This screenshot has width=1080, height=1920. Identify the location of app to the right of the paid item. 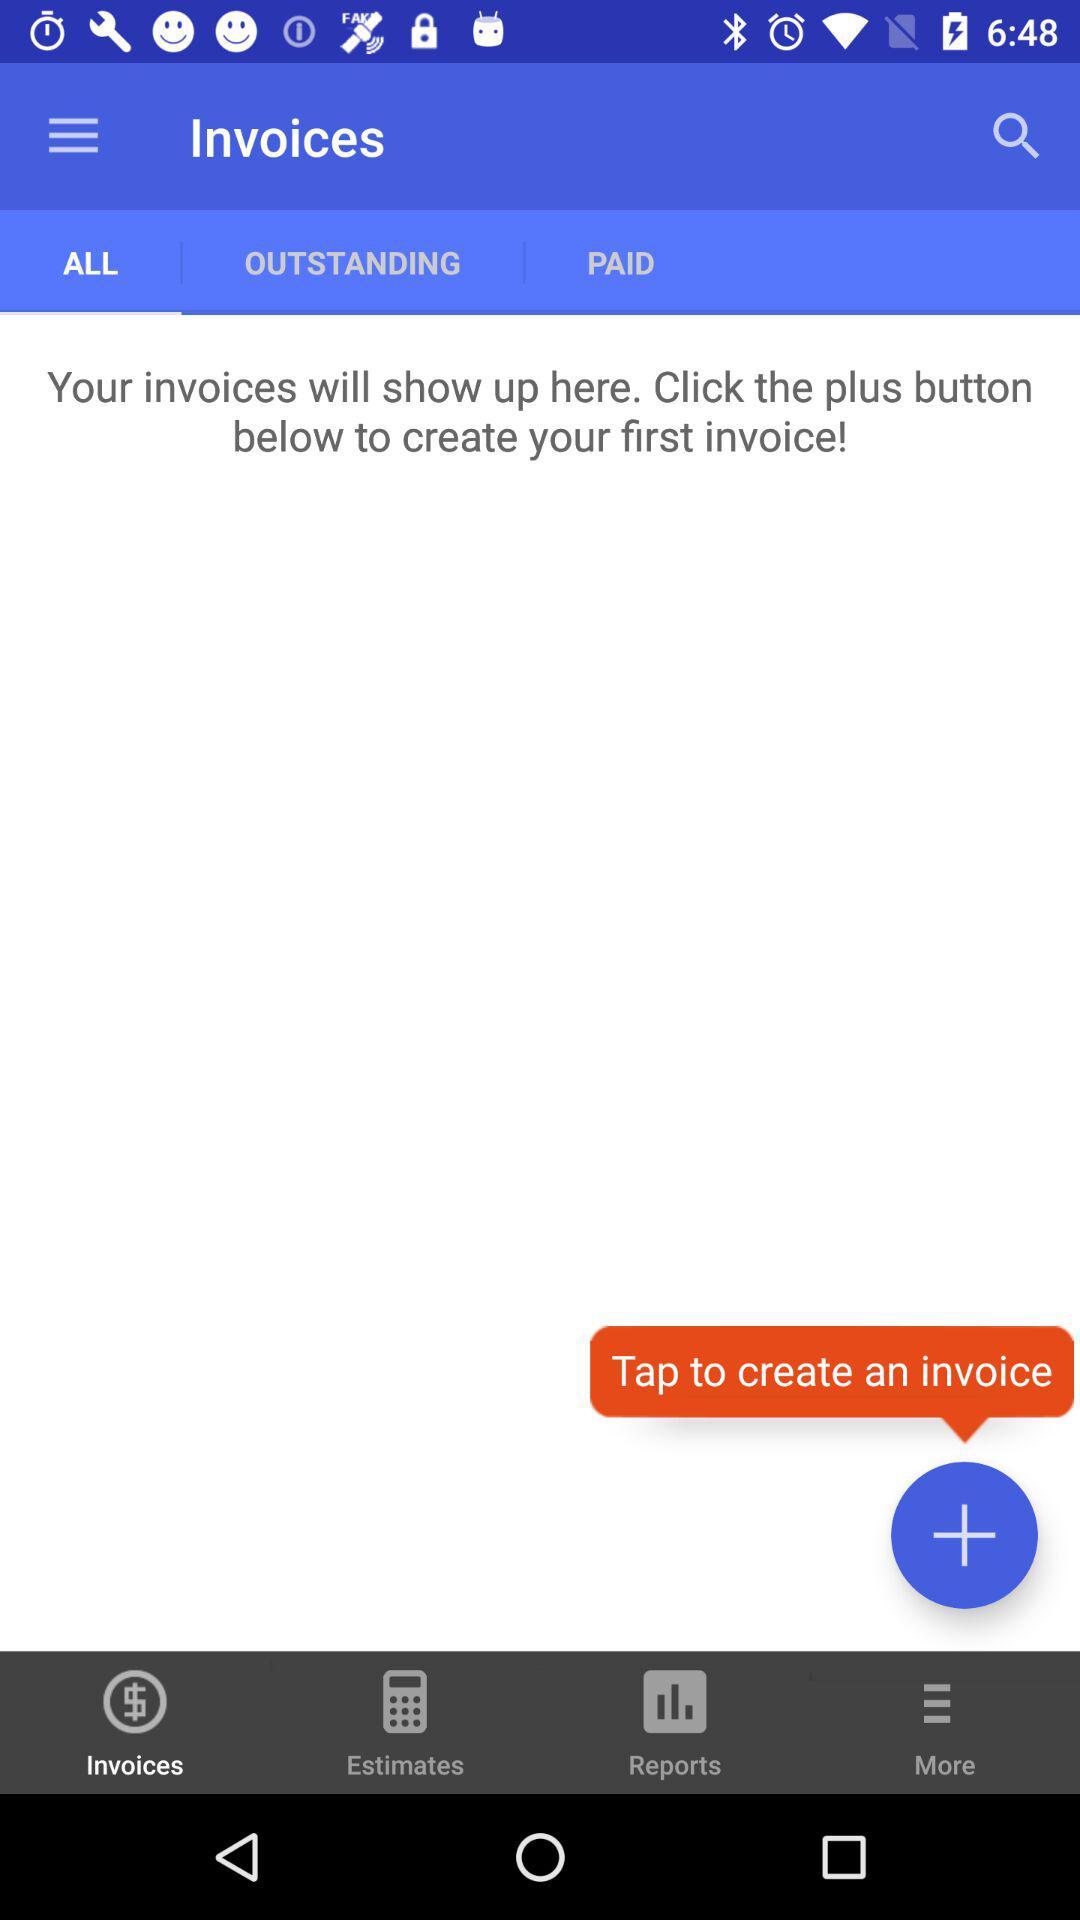
(1017, 135).